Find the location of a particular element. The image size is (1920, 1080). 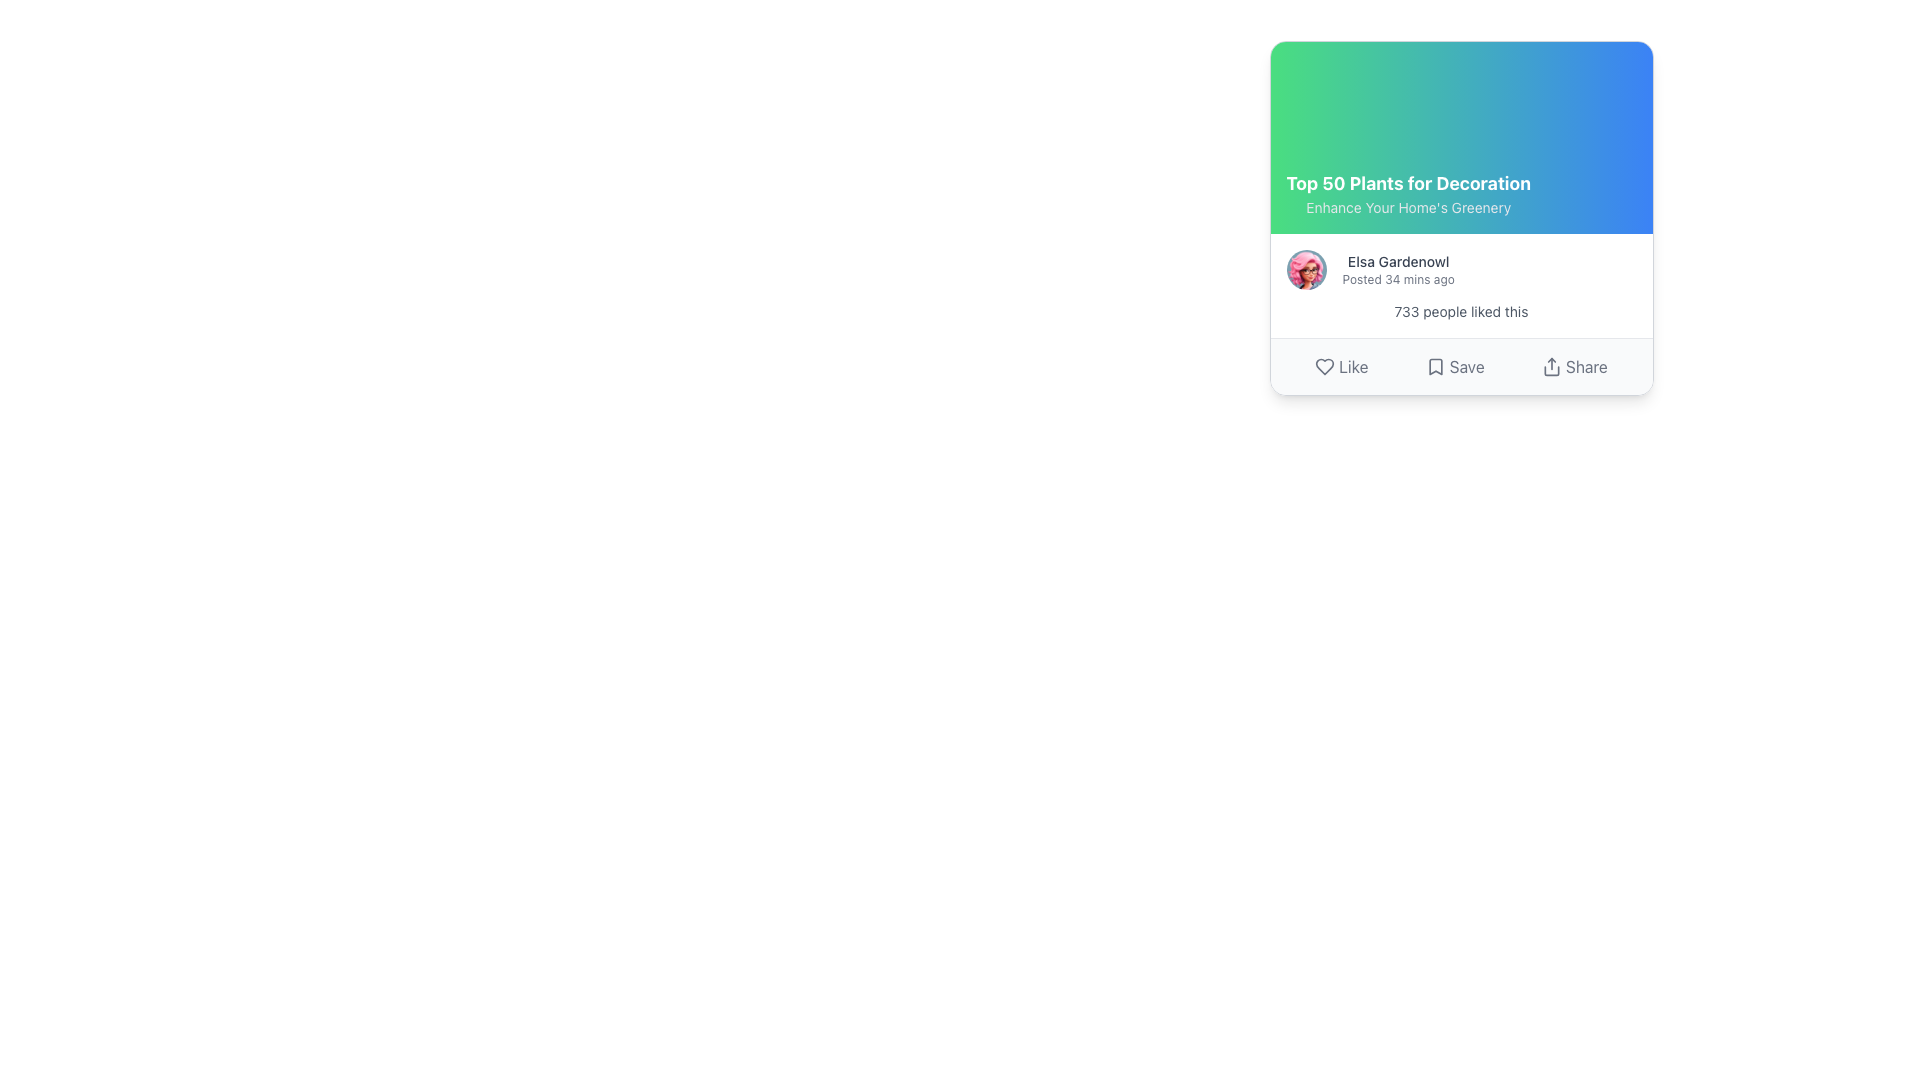

the static text that reads '733 people liked this', which is positioned directly beneath the 'Elsa Gardenowl Posted 34 mins ago' text component is located at coordinates (1461, 312).